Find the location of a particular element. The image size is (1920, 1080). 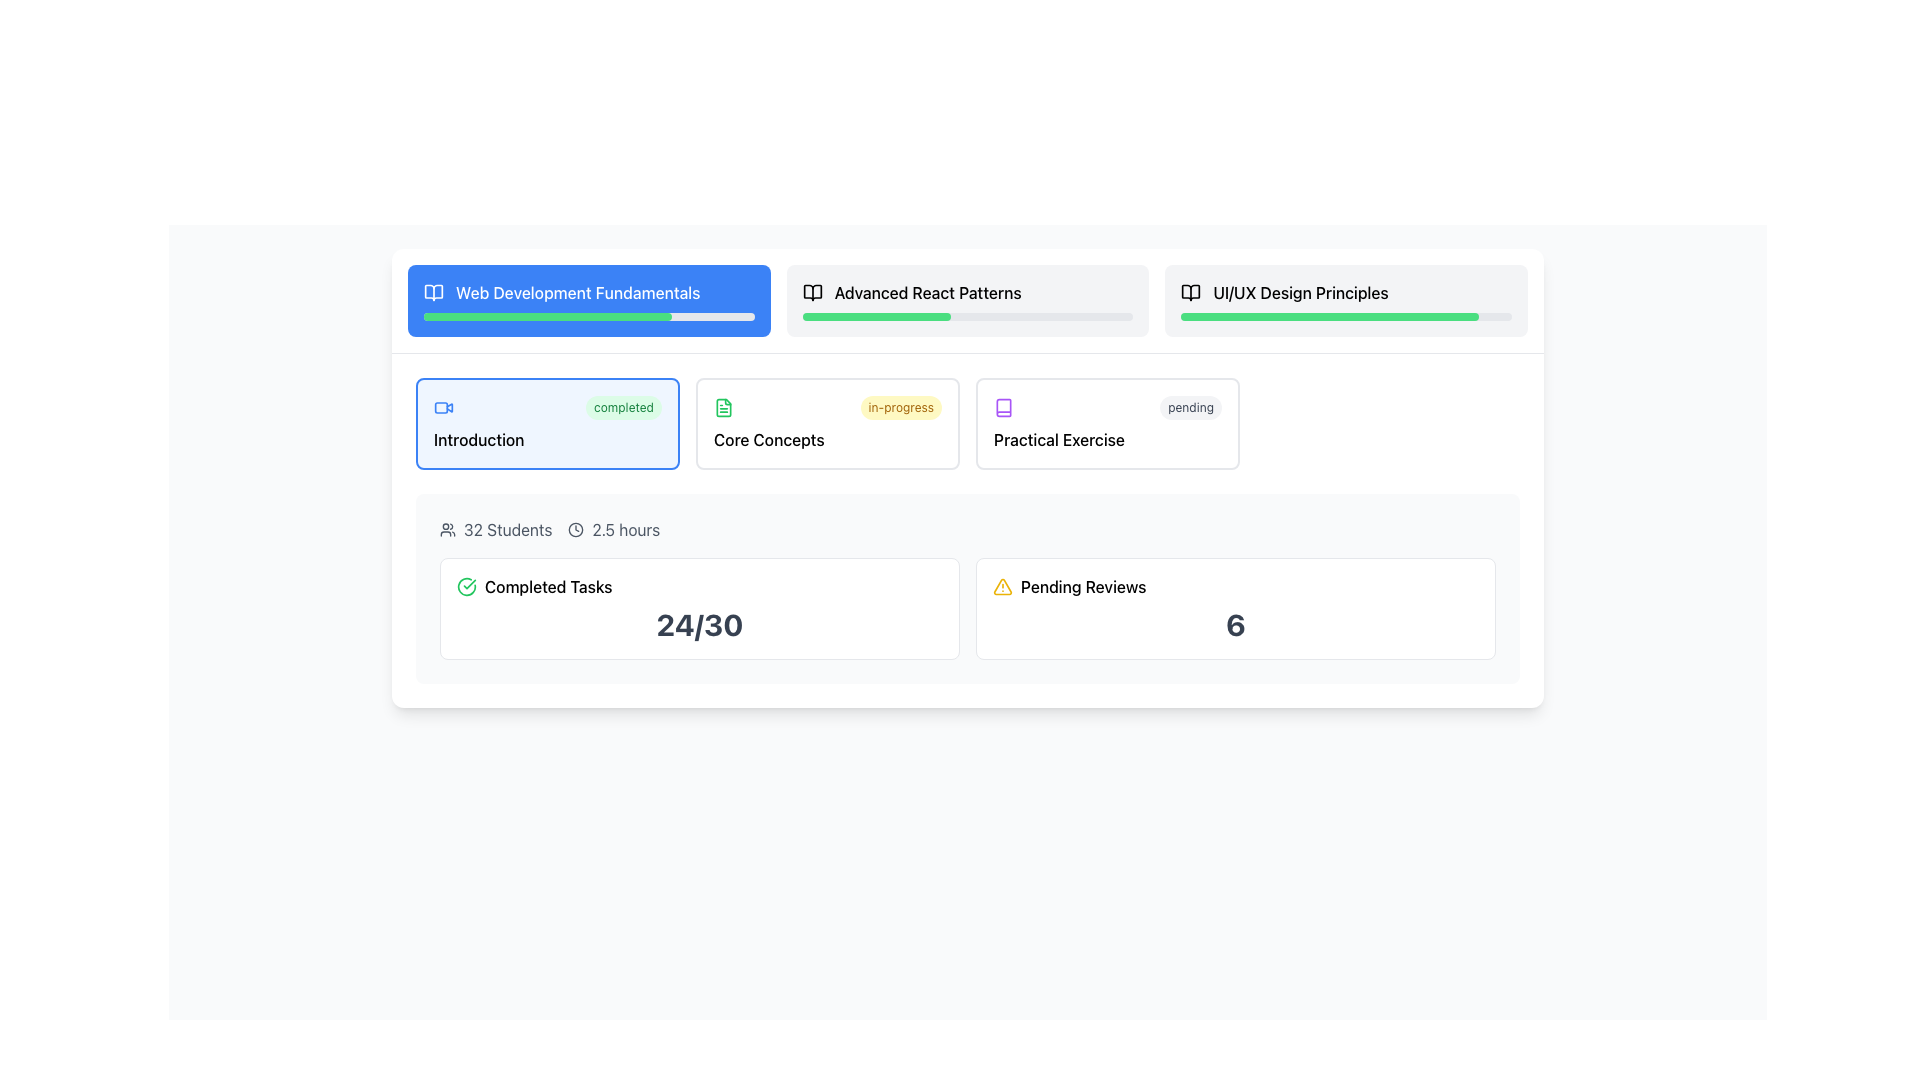

the icon representing 'Students', located at the leftmost side of the group that includes the text '32 Students' near the upper section of the student and tasks summary panel is located at coordinates (446, 528).